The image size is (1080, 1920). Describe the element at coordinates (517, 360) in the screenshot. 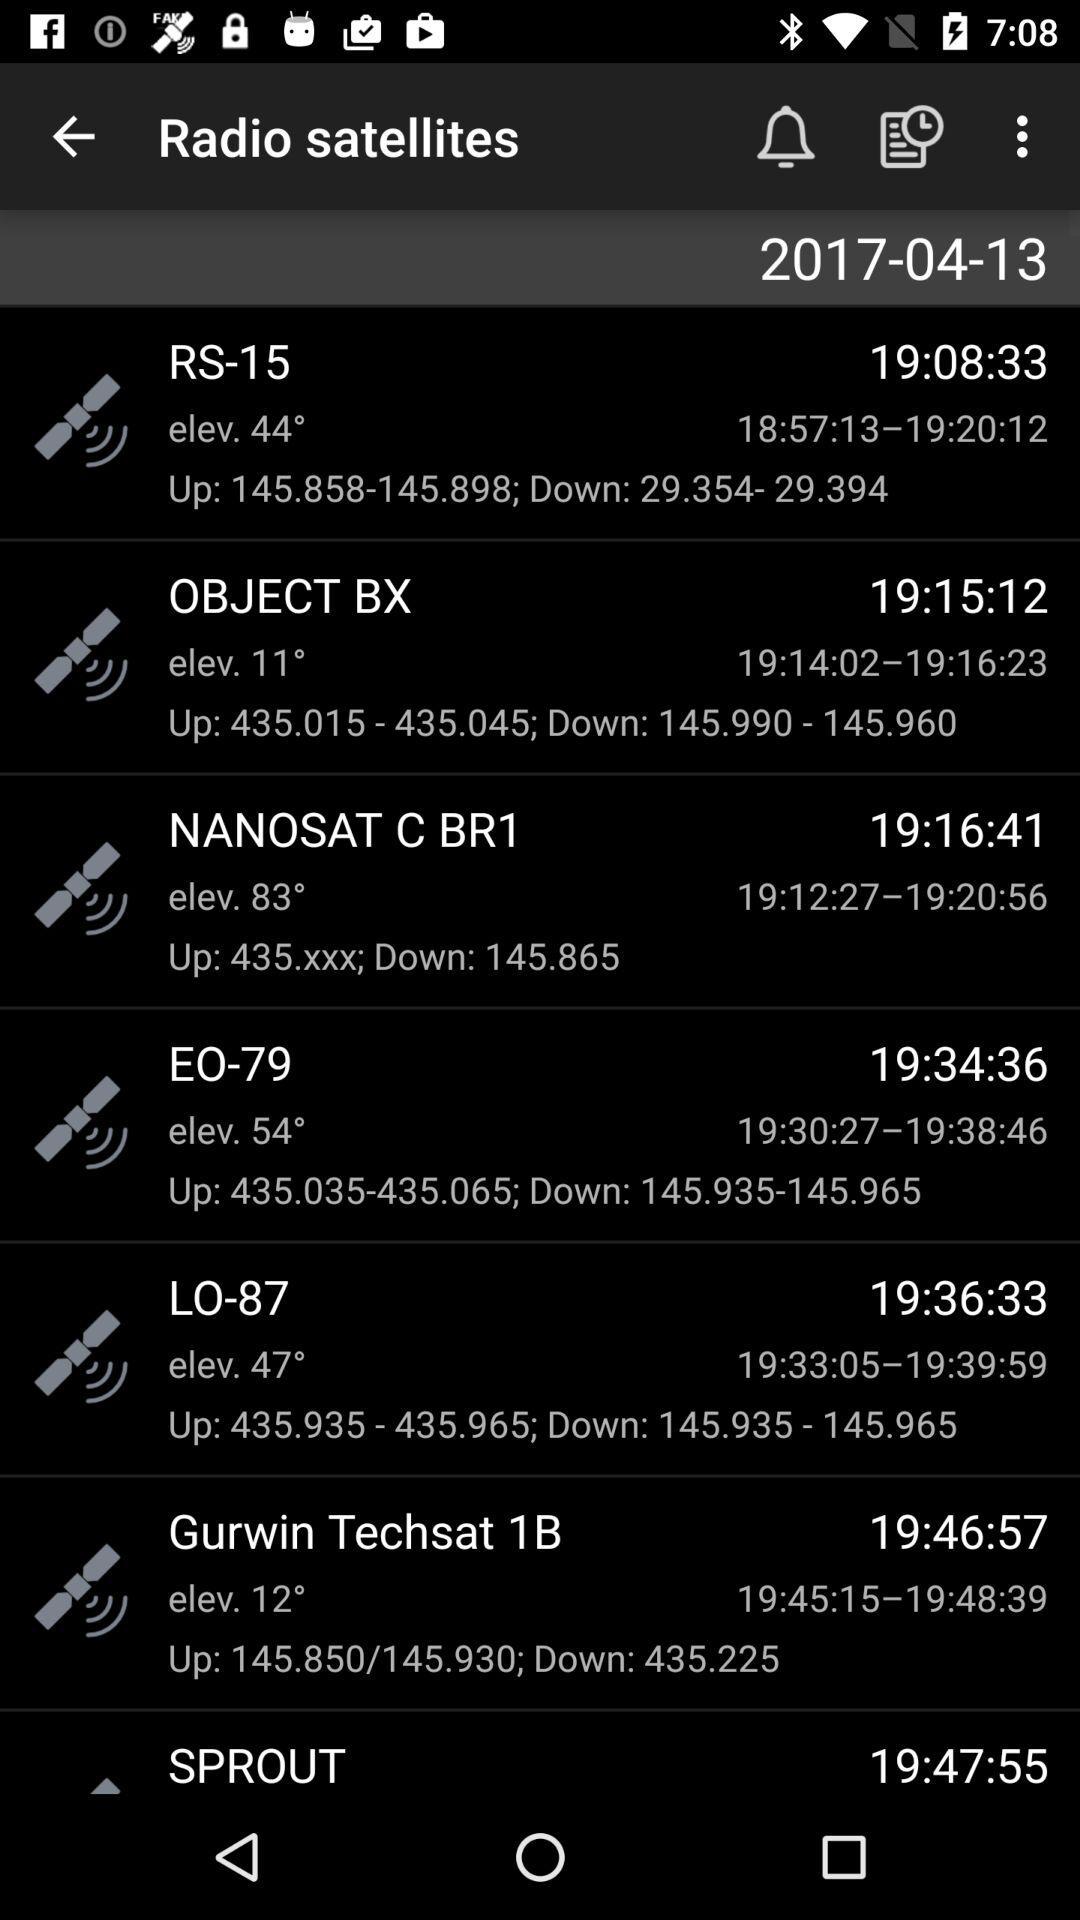

I see `item below 2017-04-13 item` at that location.